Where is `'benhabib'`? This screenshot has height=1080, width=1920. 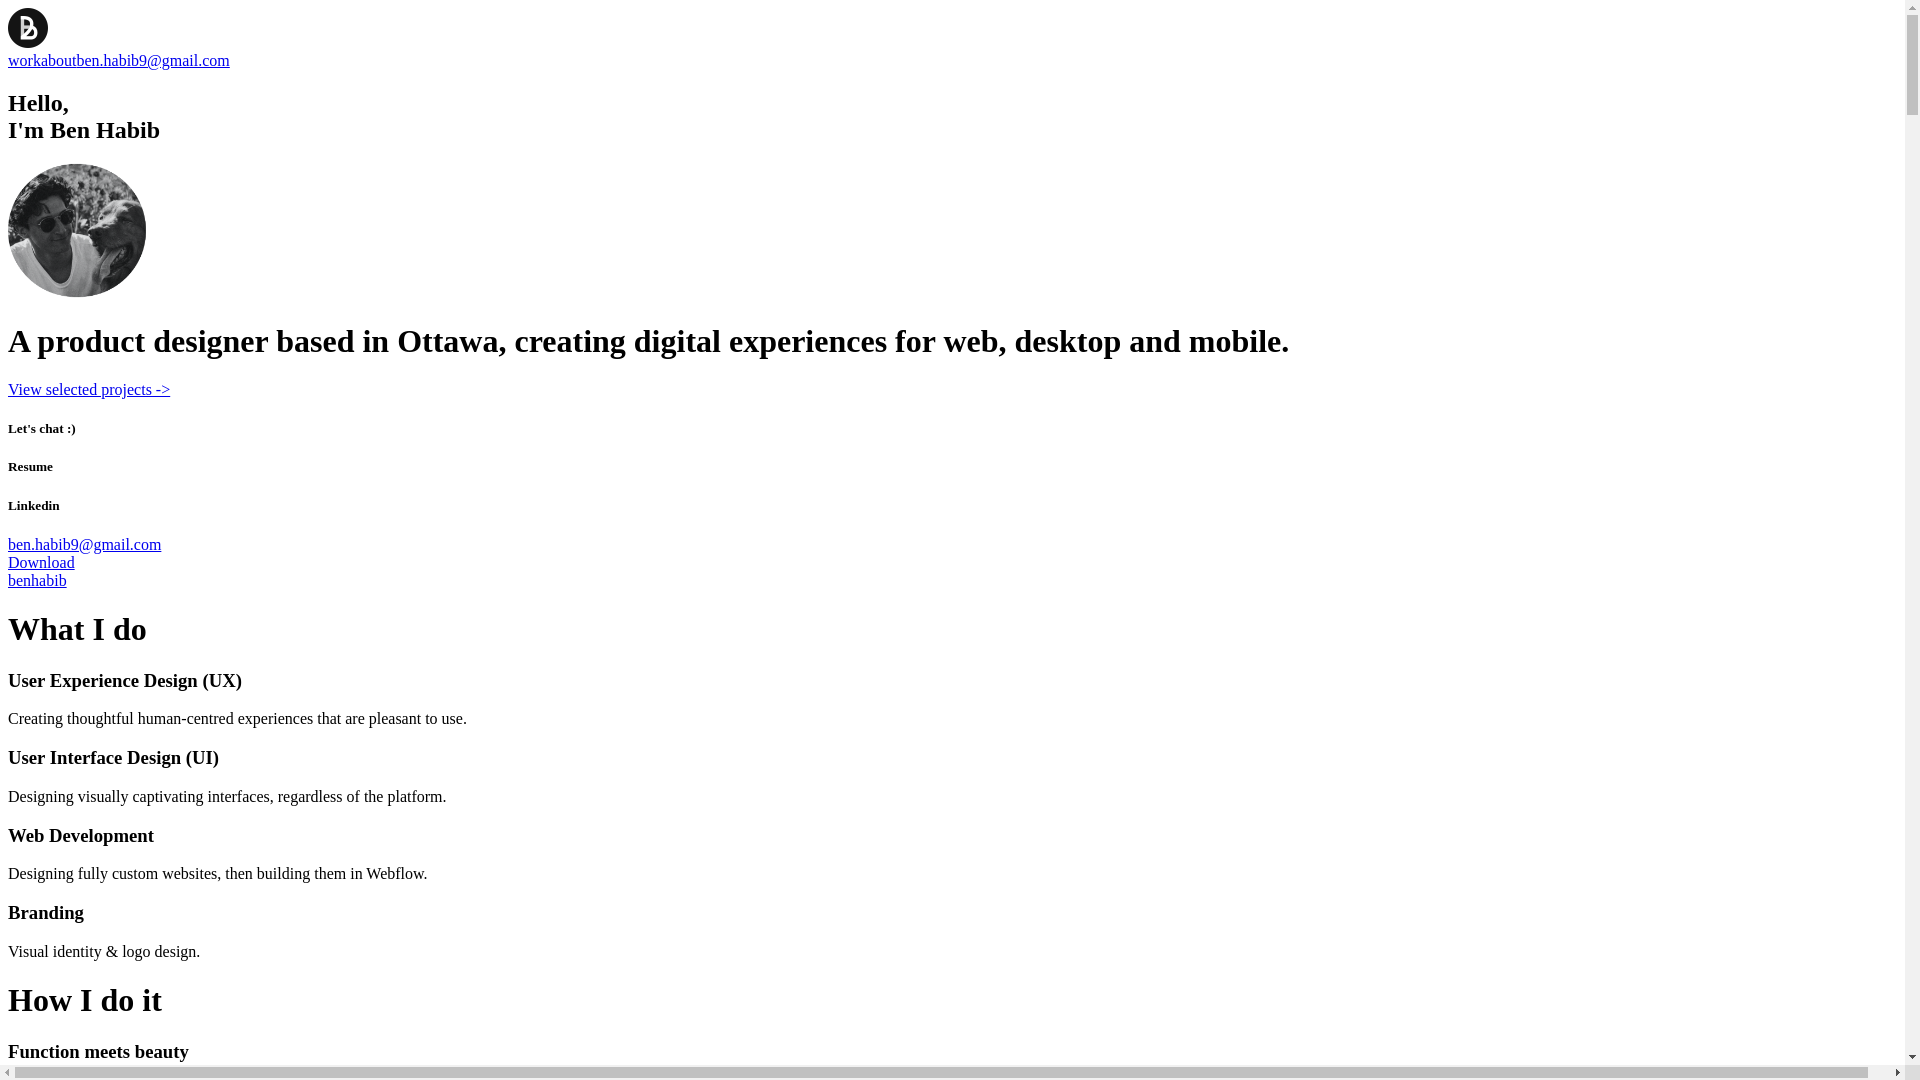
'benhabib' is located at coordinates (37, 580).